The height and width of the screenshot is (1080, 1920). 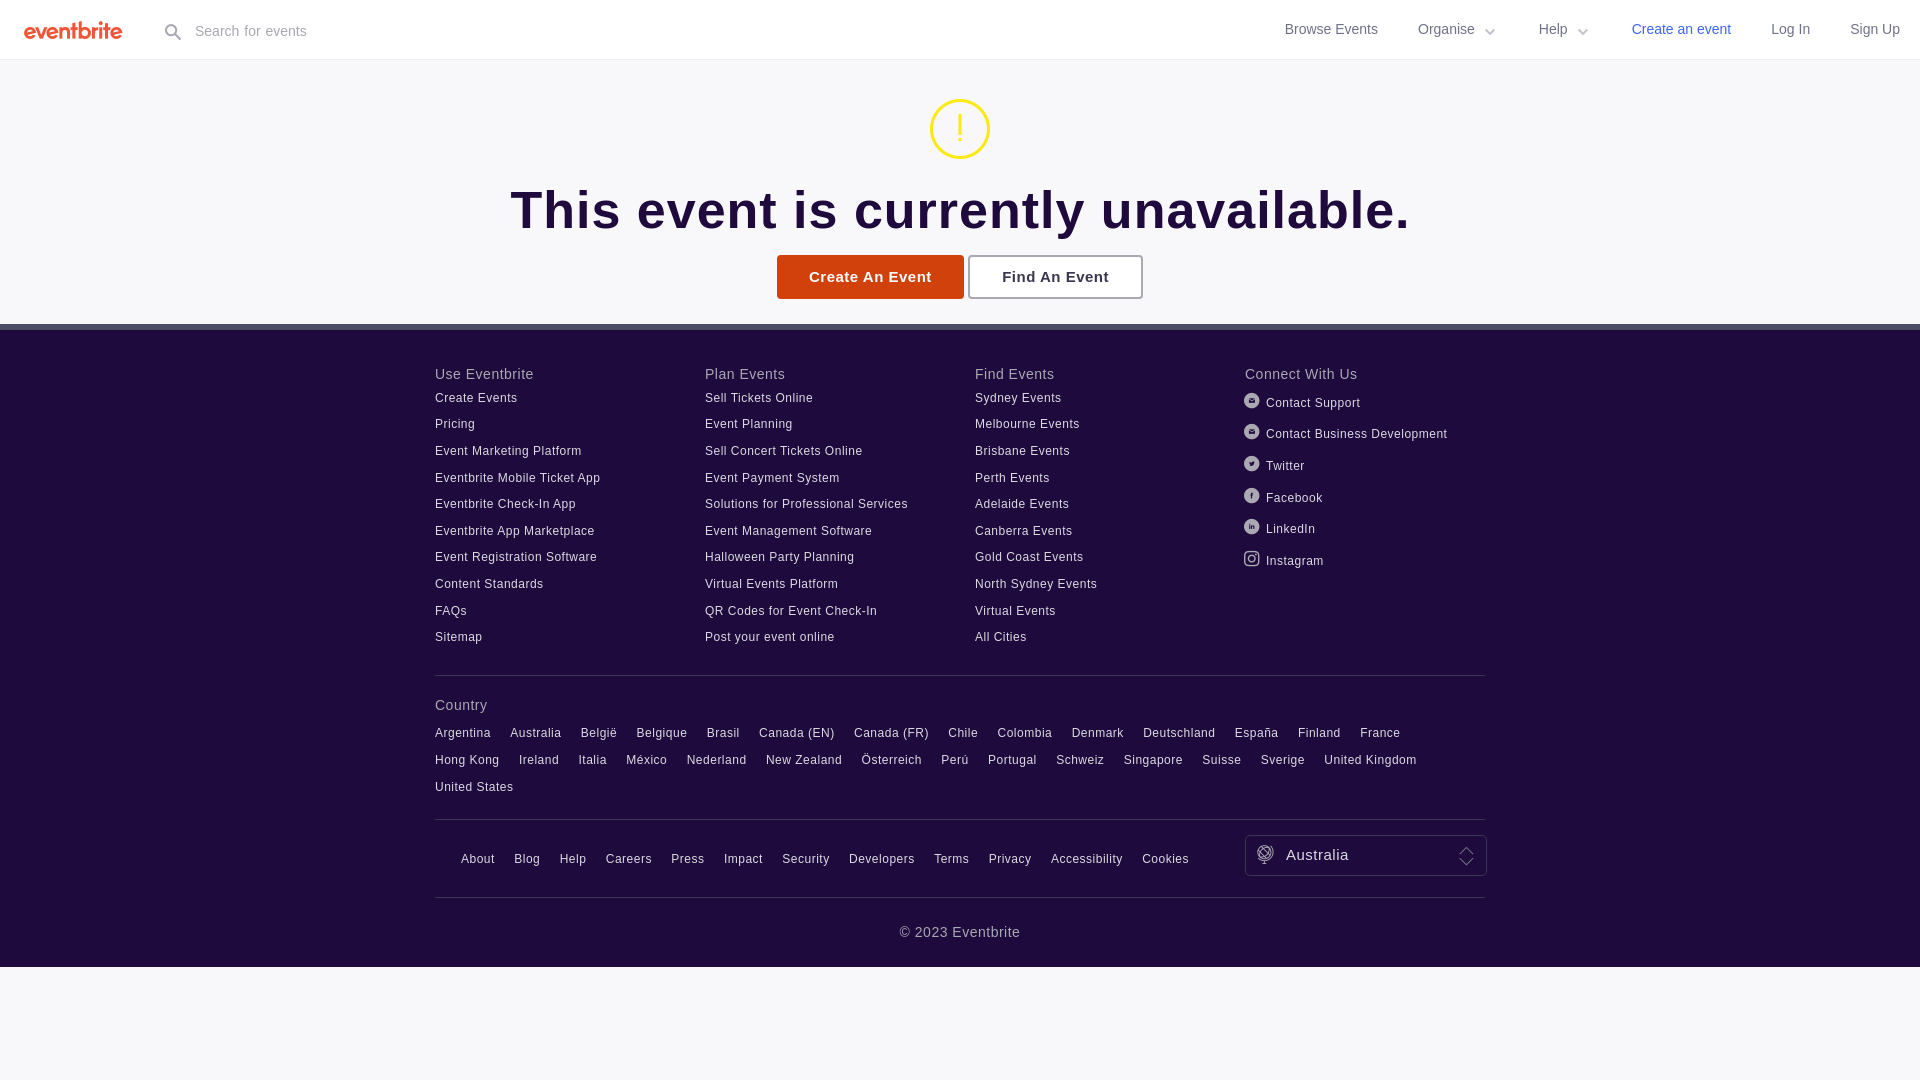 I want to click on 'Italia', so click(x=592, y=759).